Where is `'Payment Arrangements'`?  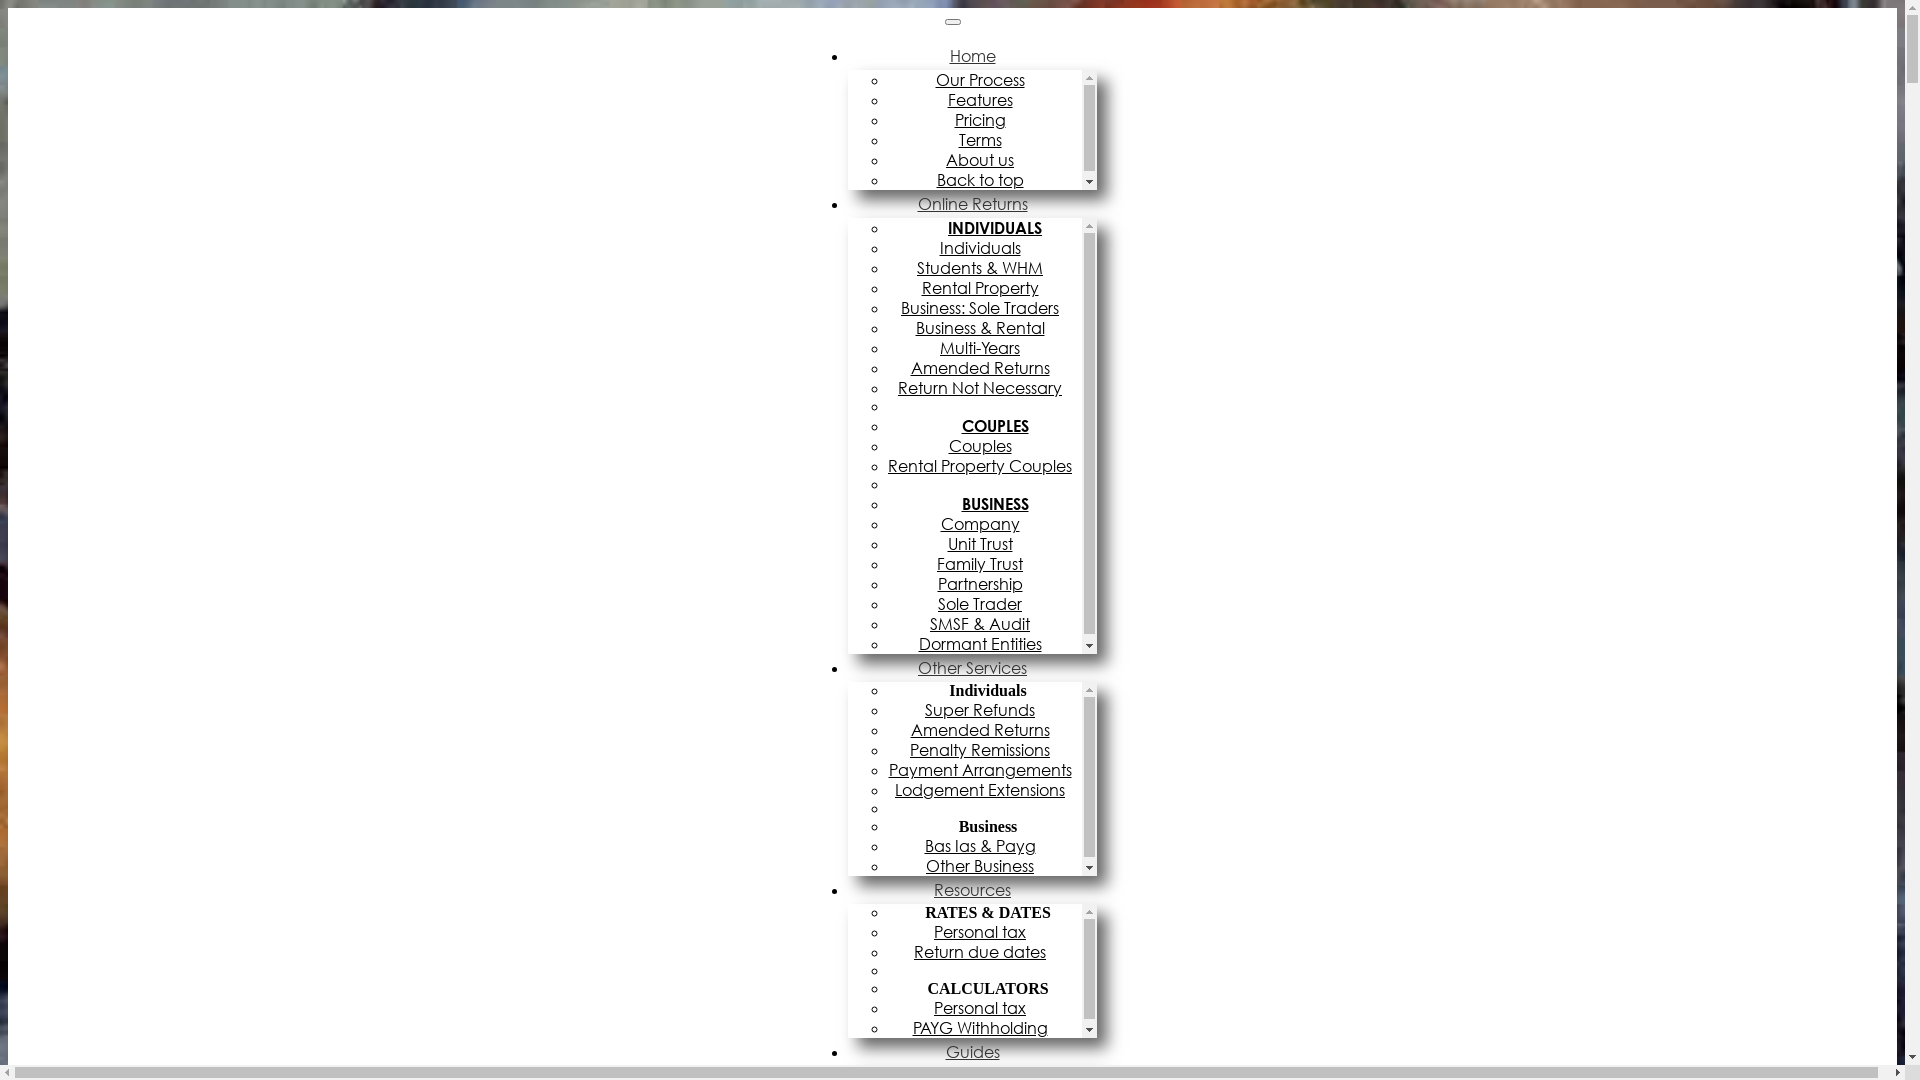
'Payment Arrangements' is located at coordinates (984, 769).